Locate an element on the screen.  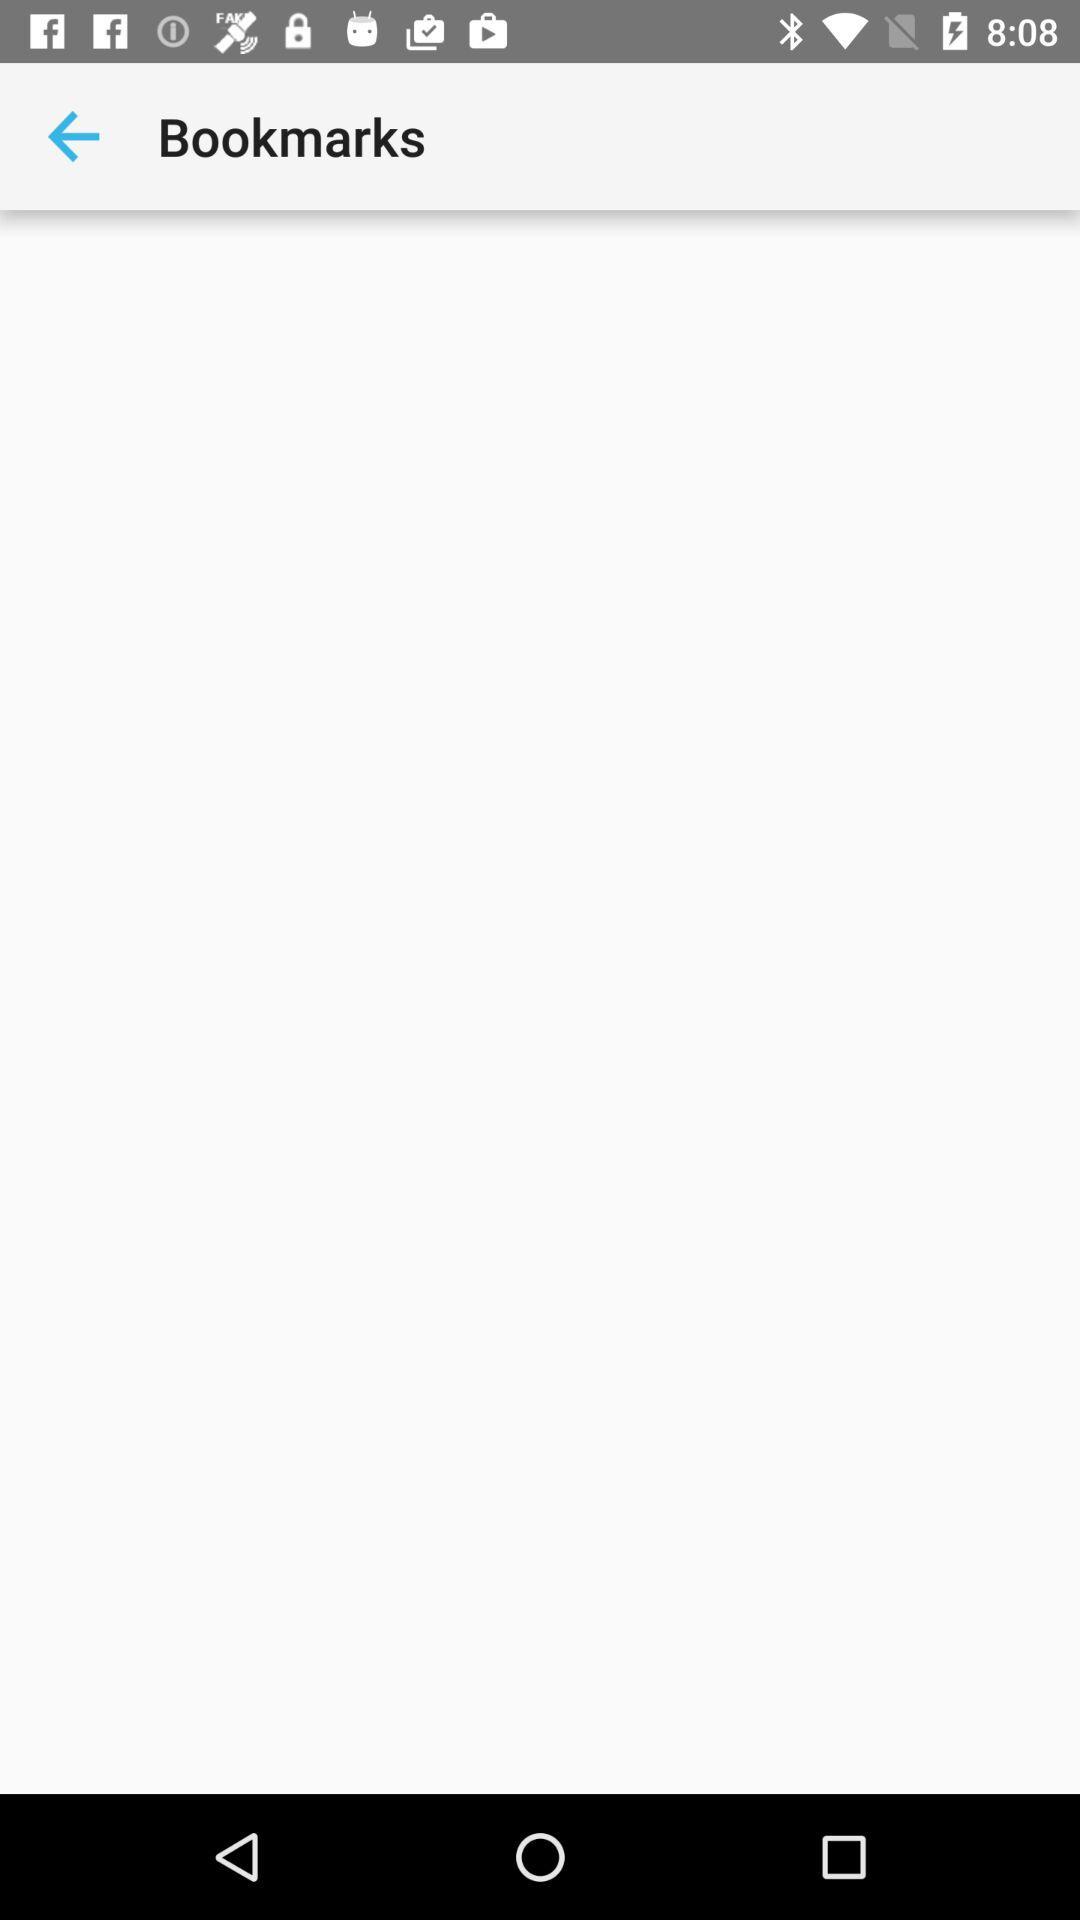
the item next to the bookmarks is located at coordinates (72, 135).